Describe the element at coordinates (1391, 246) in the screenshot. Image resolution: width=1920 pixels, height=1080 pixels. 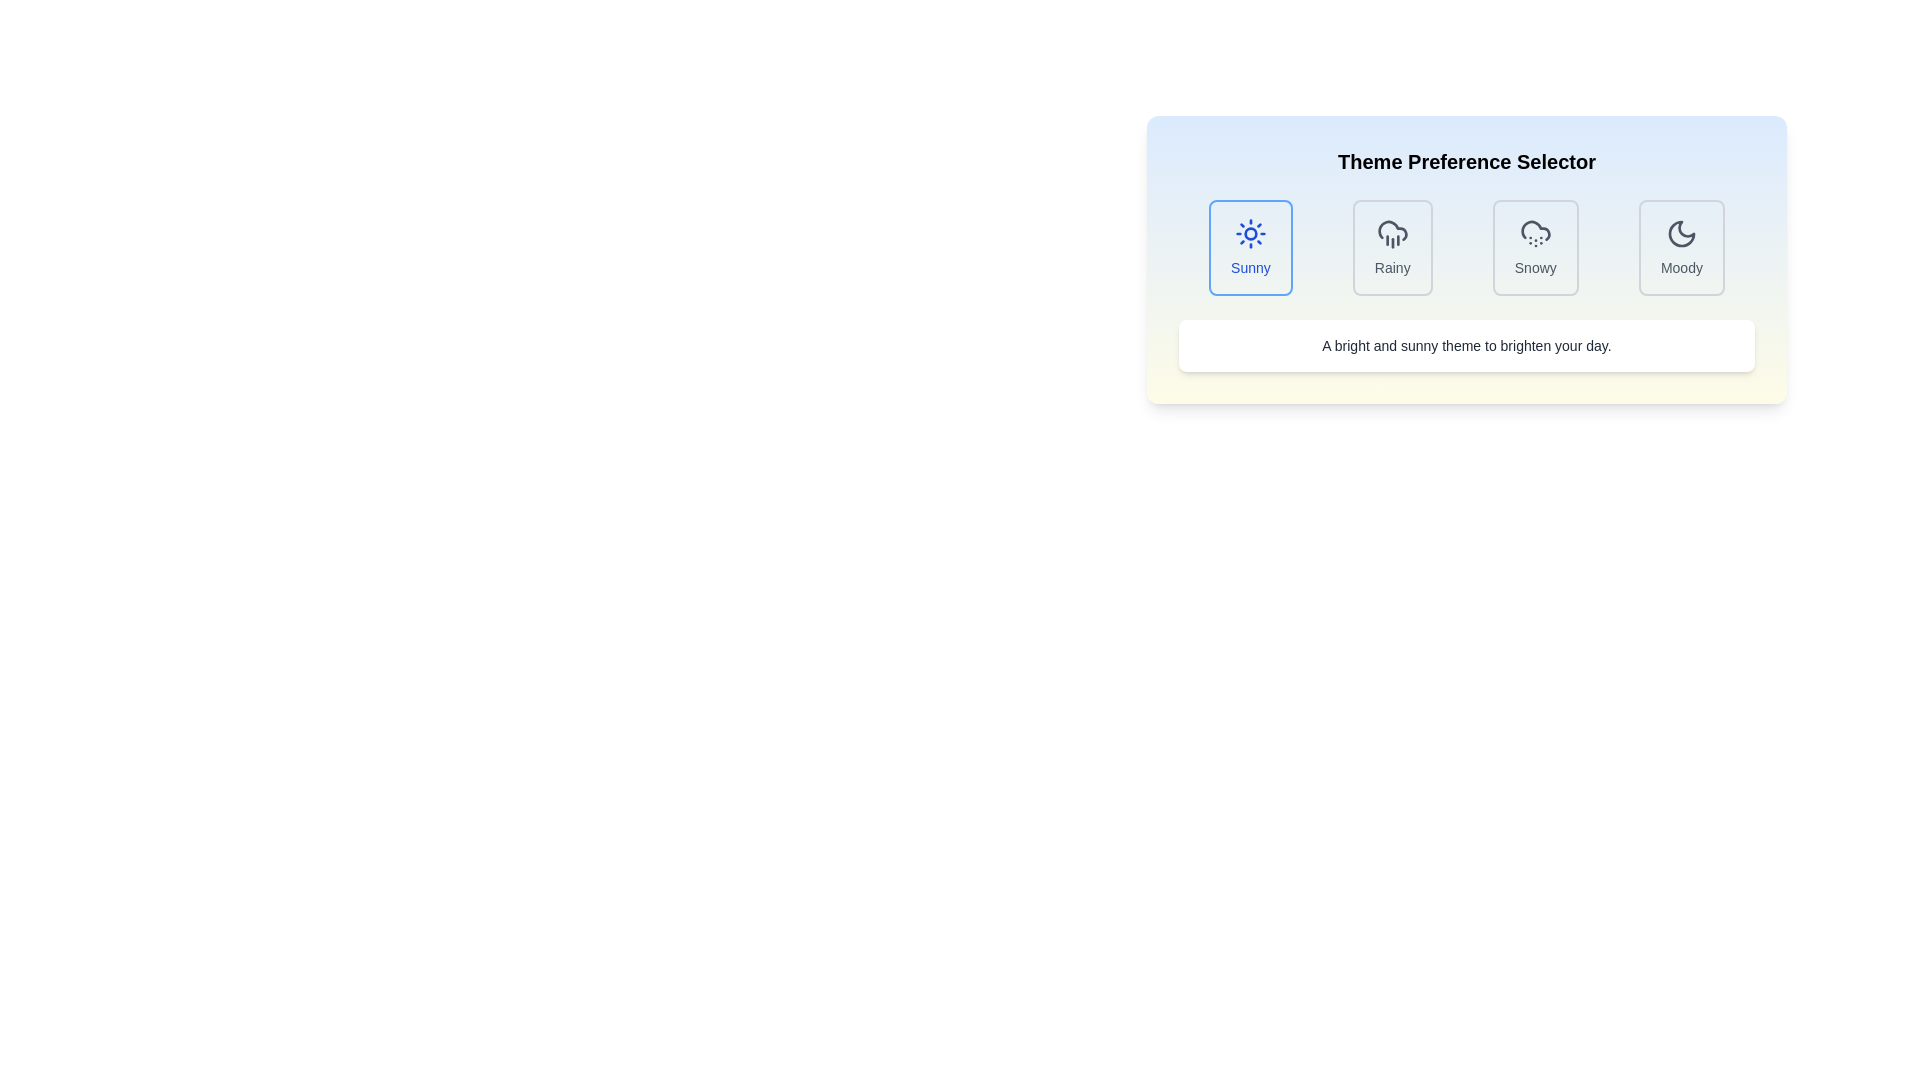
I see `the theme Rainy by clicking on the corresponding button` at that location.